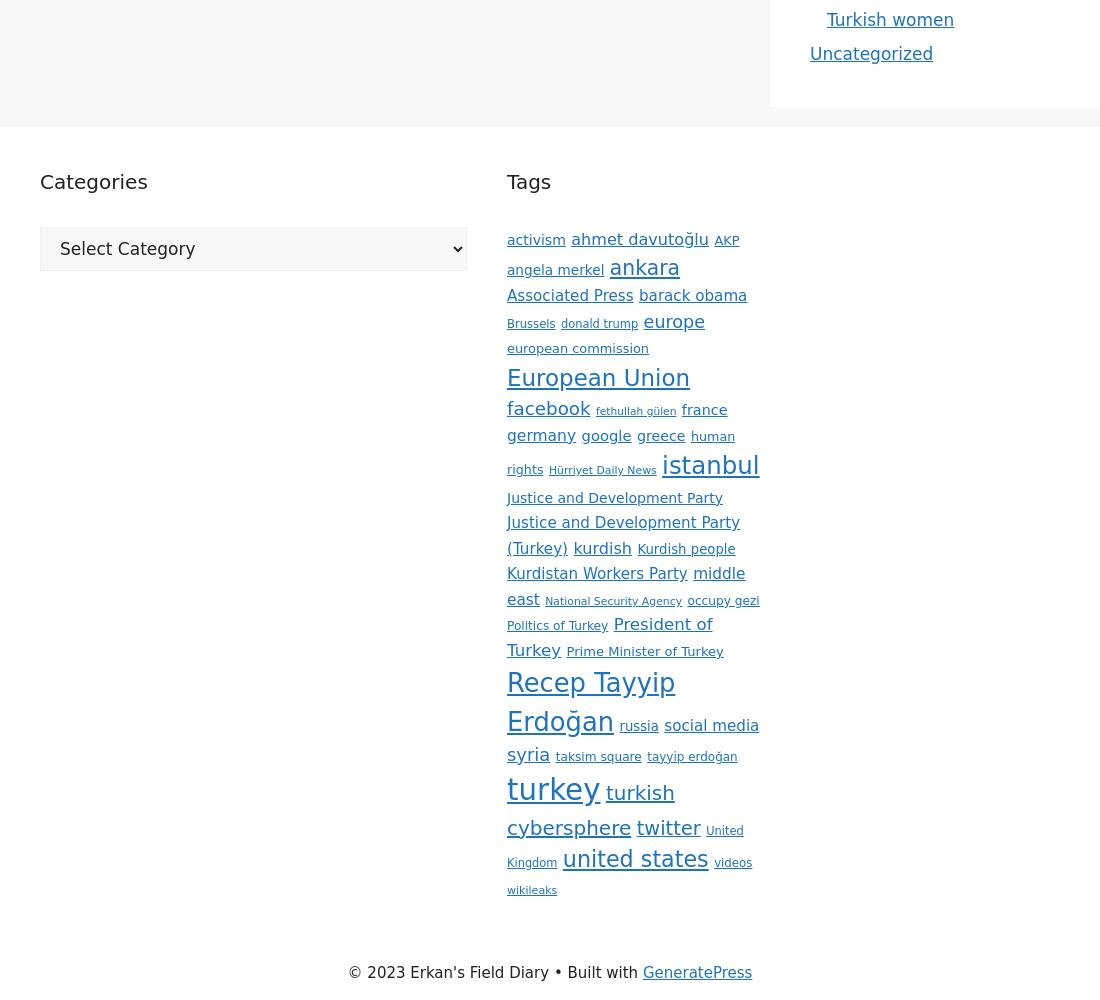 The width and height of the screenshot is (1100, 1000). What do you see at coordinates (594, 971) in the screenshot?
I see `'• Built with'` at bounding box center [594, 971].